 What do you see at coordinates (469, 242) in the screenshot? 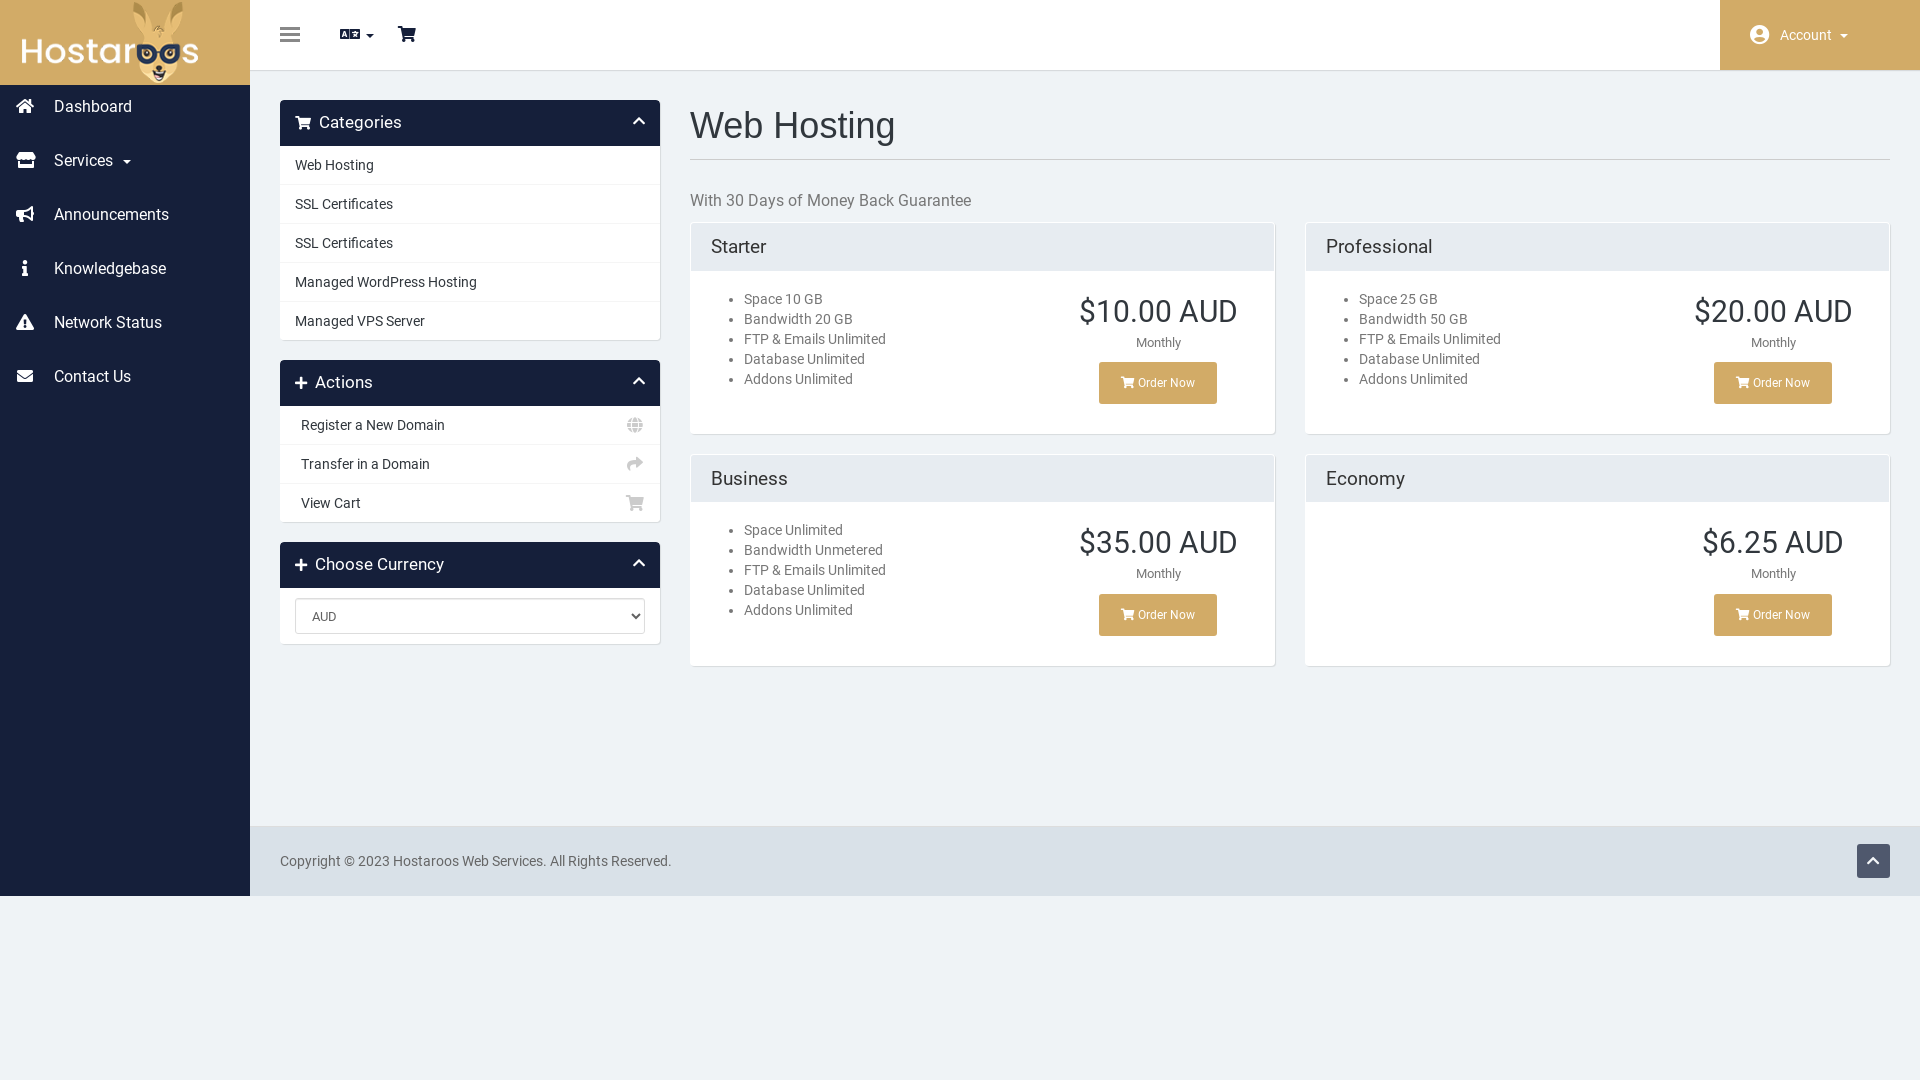
I see `'SSL Certificates'` at bounding box center [469, 242].